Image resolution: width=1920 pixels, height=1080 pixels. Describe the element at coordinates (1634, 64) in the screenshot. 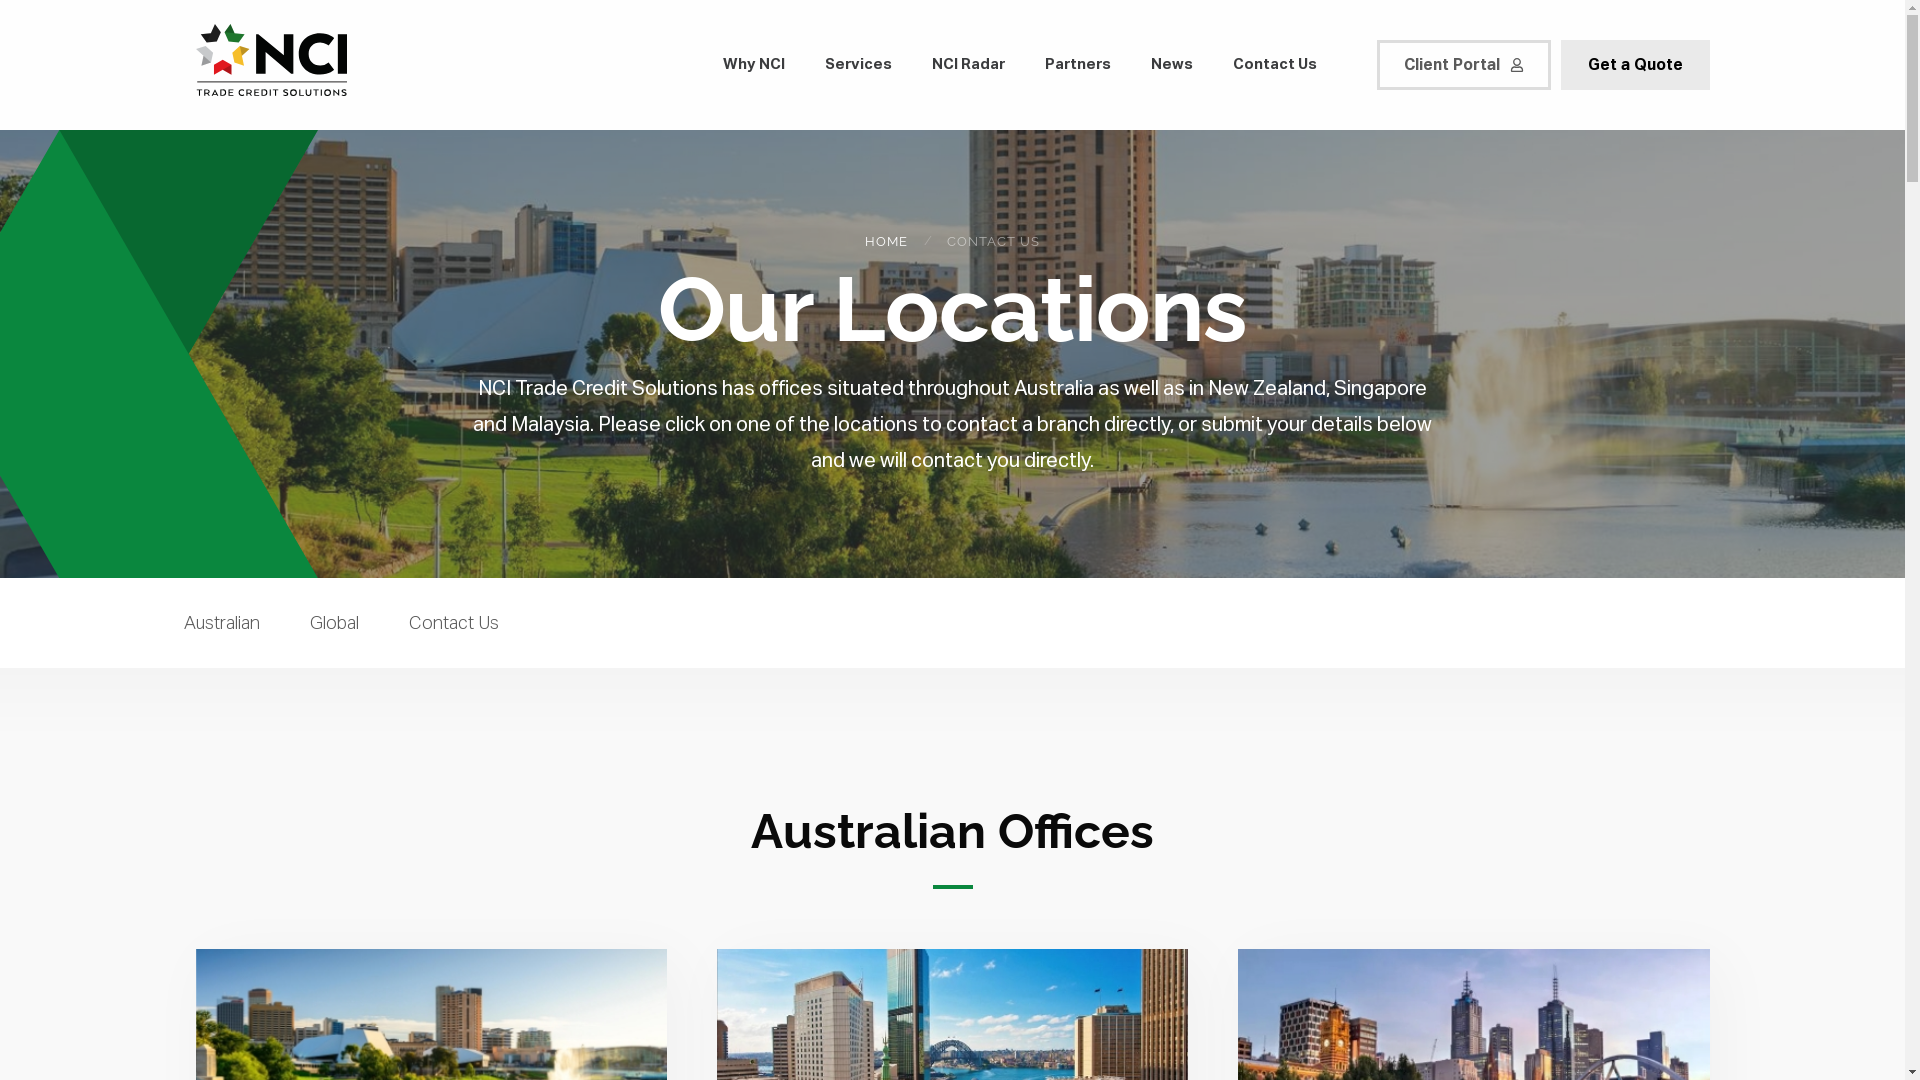

I see `'Get a Quote'` at that location.